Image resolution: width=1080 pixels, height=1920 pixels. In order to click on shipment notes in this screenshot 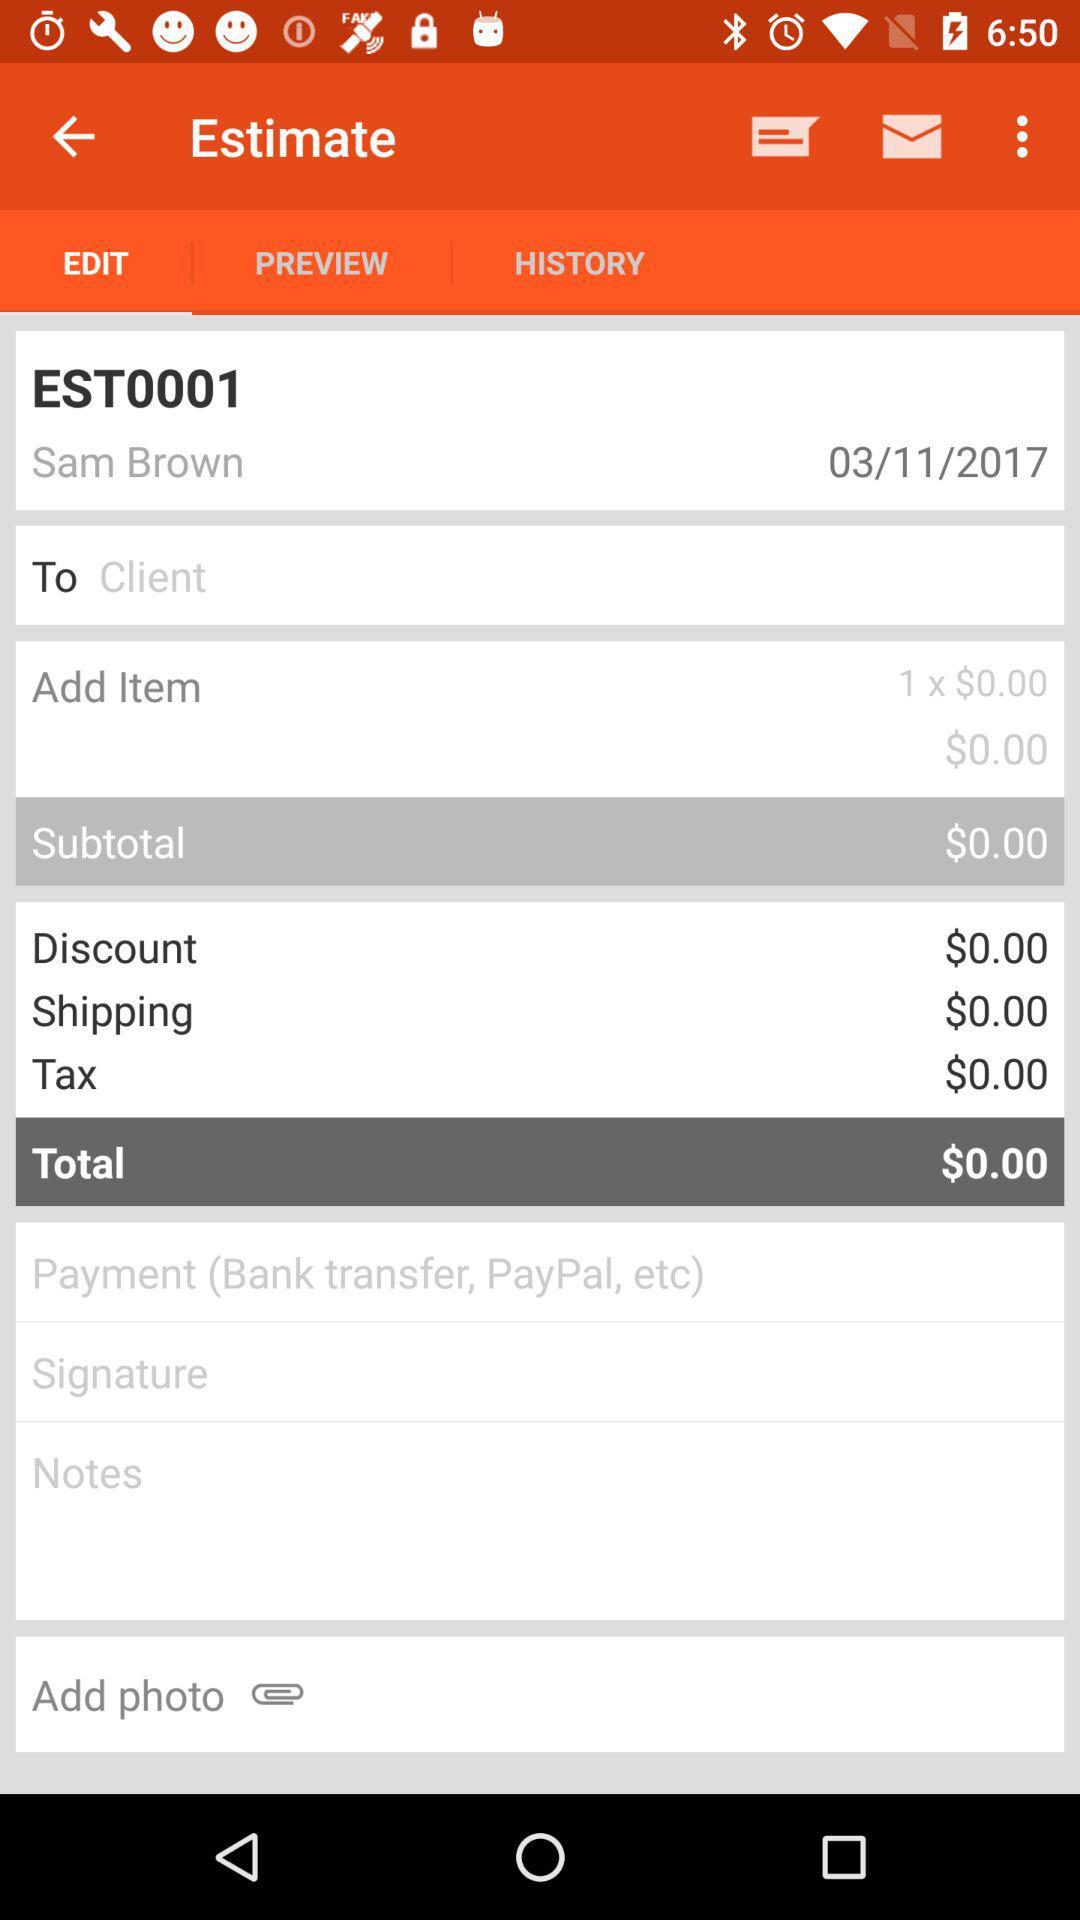, I will do `click(540, 1520)`.